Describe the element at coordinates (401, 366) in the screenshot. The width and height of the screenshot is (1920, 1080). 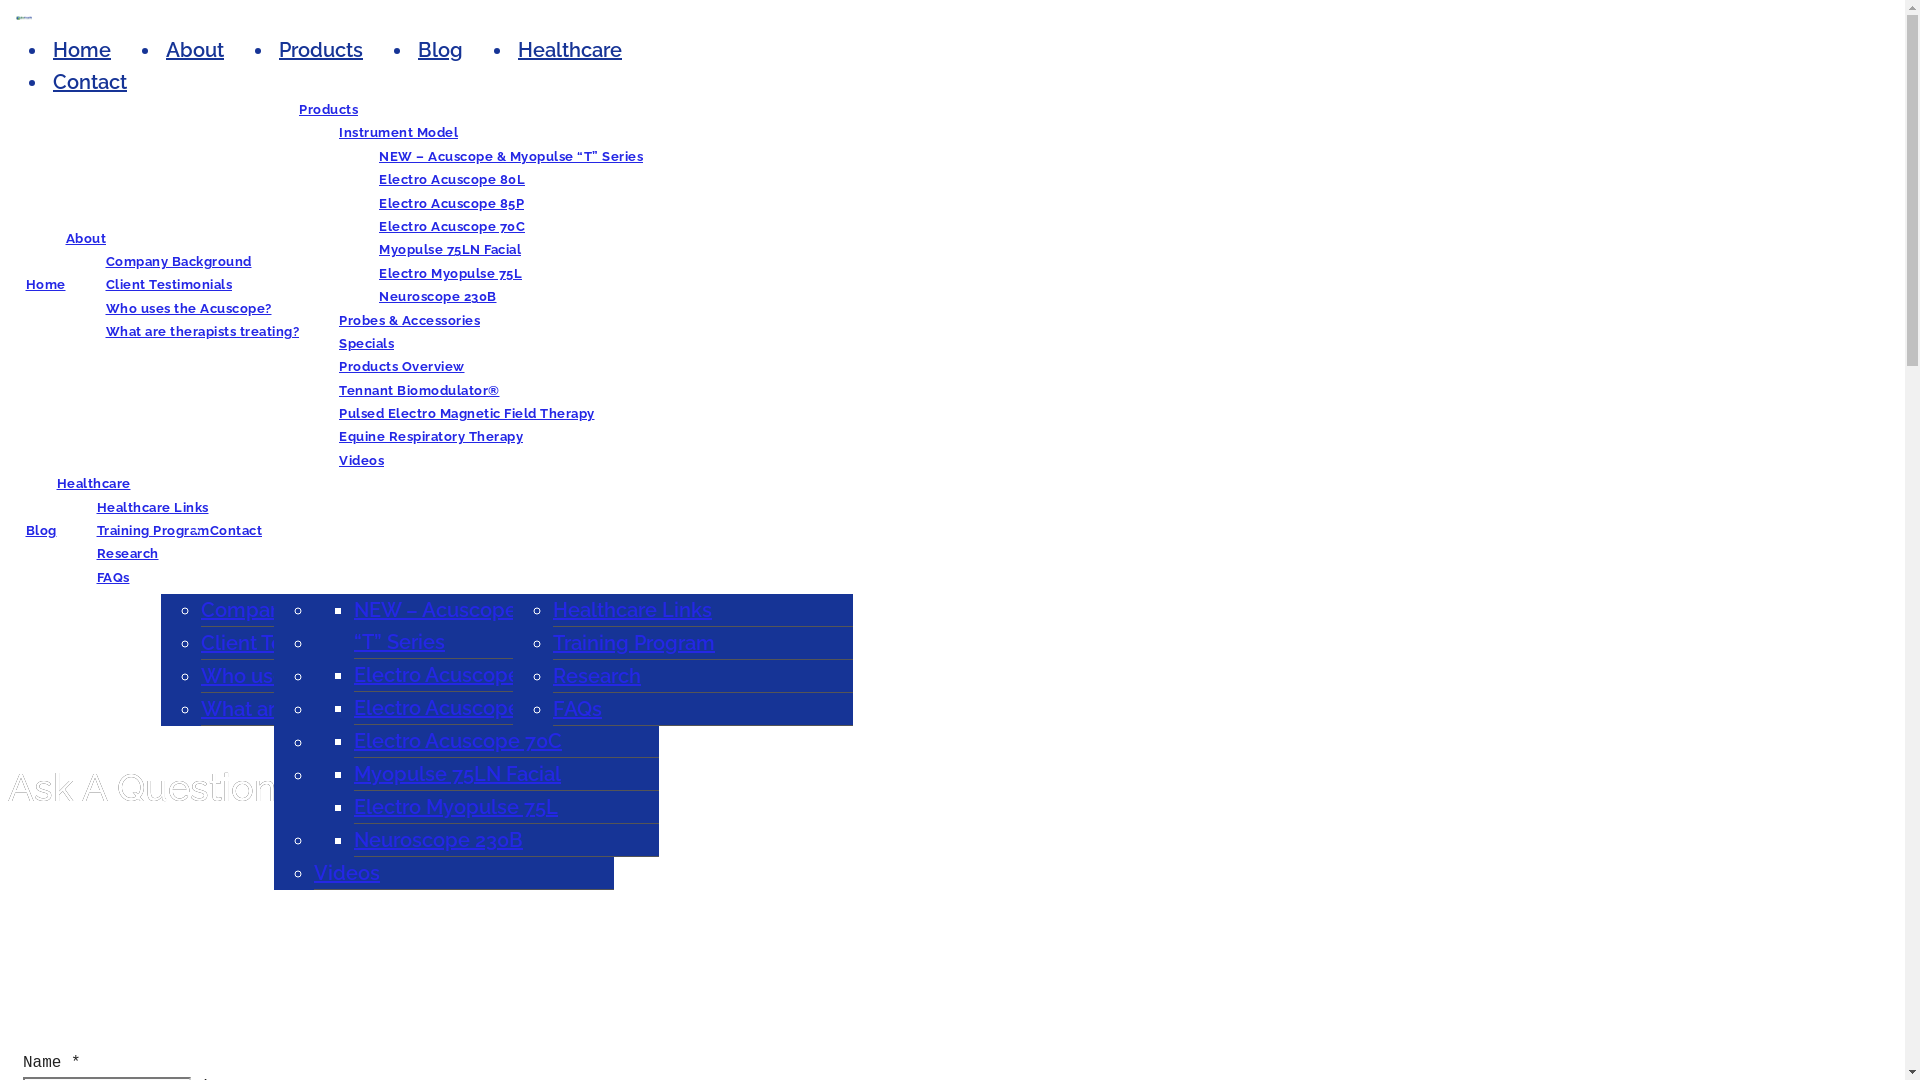
I see `'Products Overview'` at that location.